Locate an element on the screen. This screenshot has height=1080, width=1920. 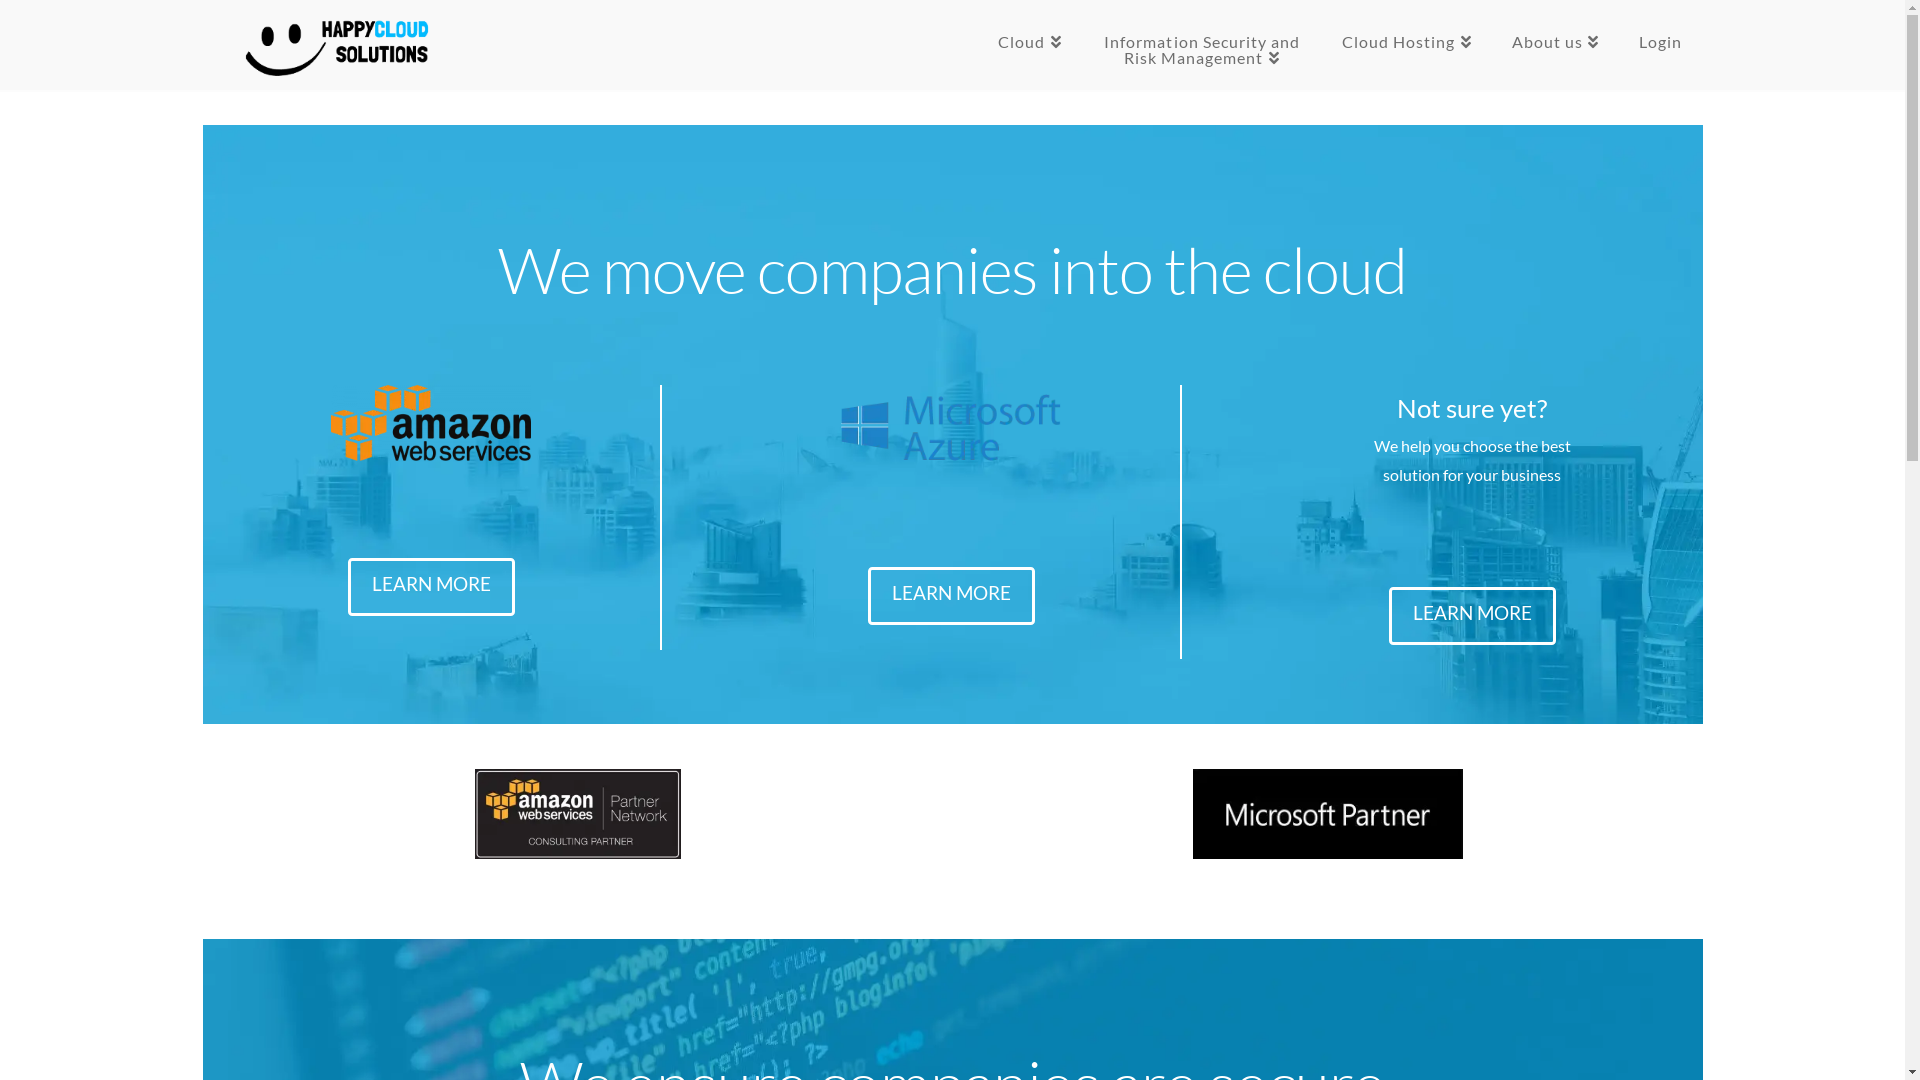
'Login' is located at coordinates (1660, 45).